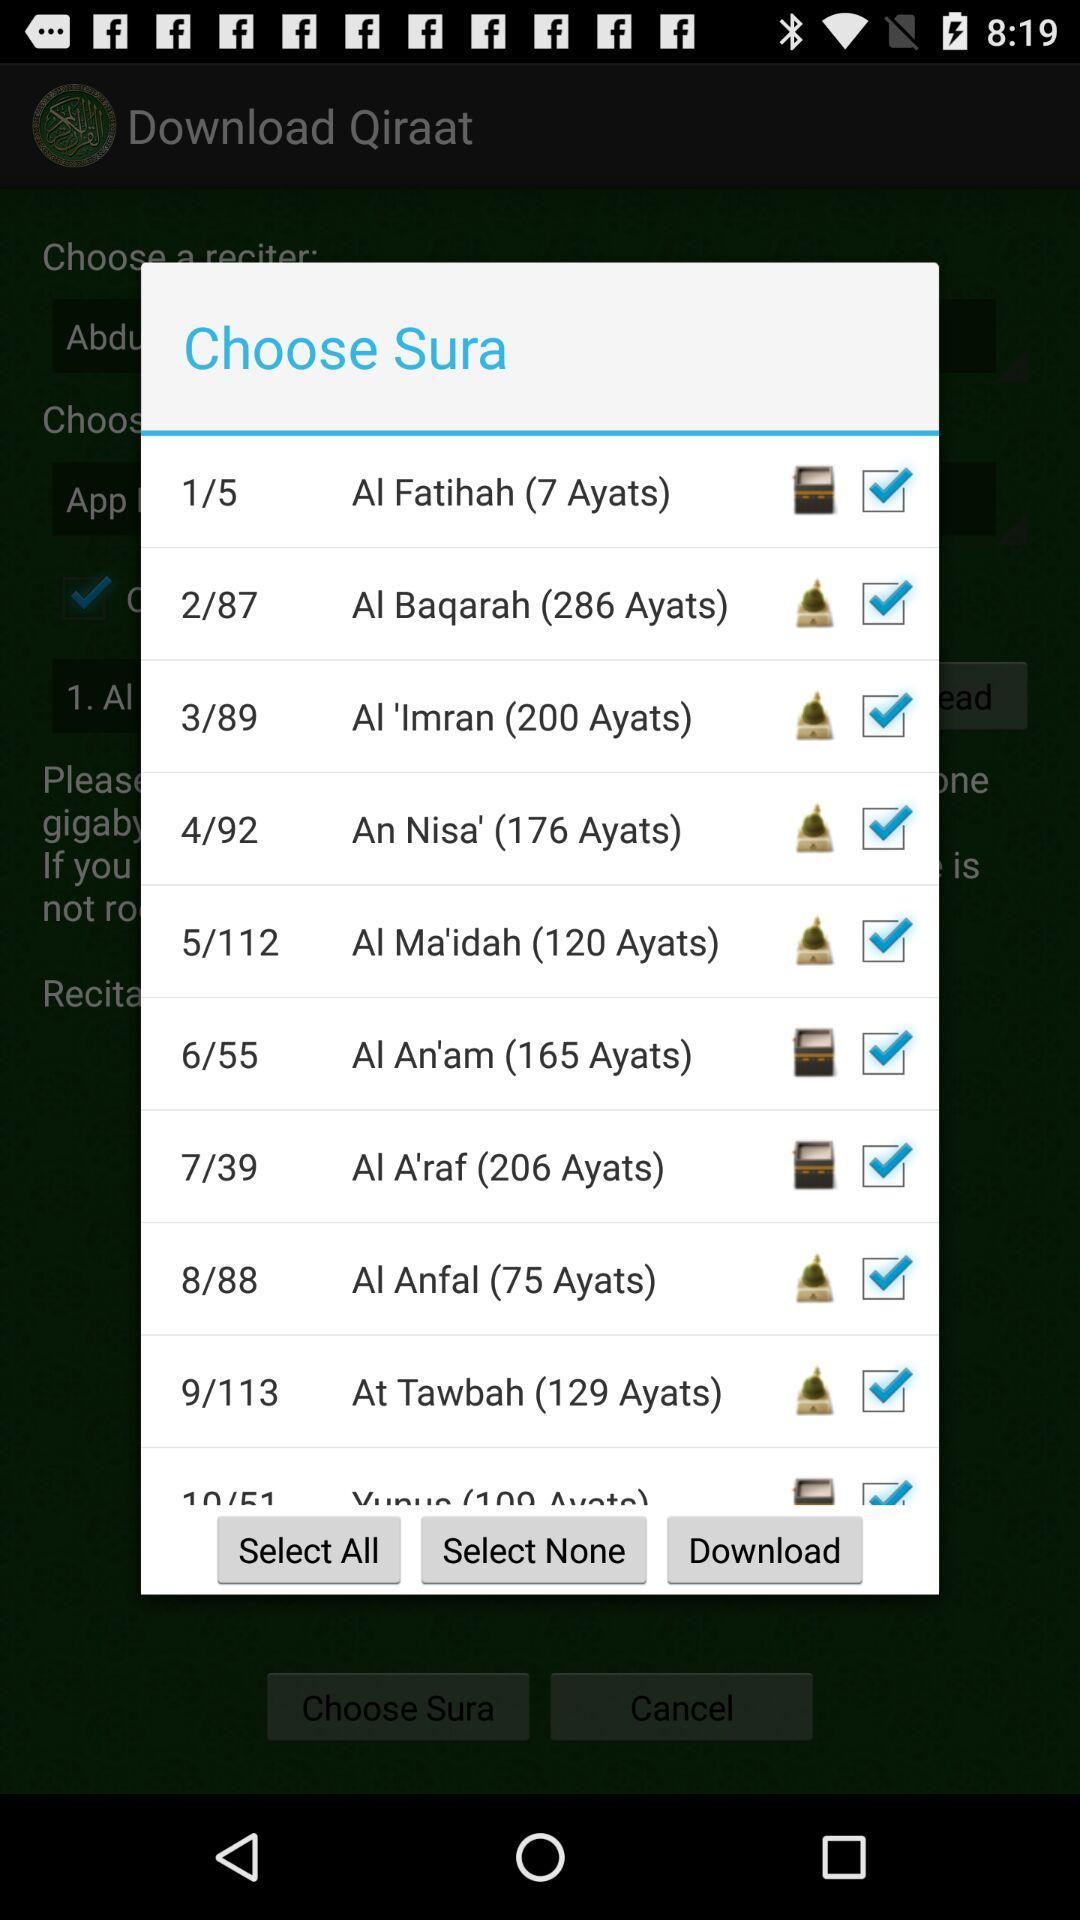 Image resolution: width=1080 pixels, height=1920 pixels. What do you see at coordinates (882, 491) in the screenshot?
I see `sura inclusion` at bounding box center [882, 491].